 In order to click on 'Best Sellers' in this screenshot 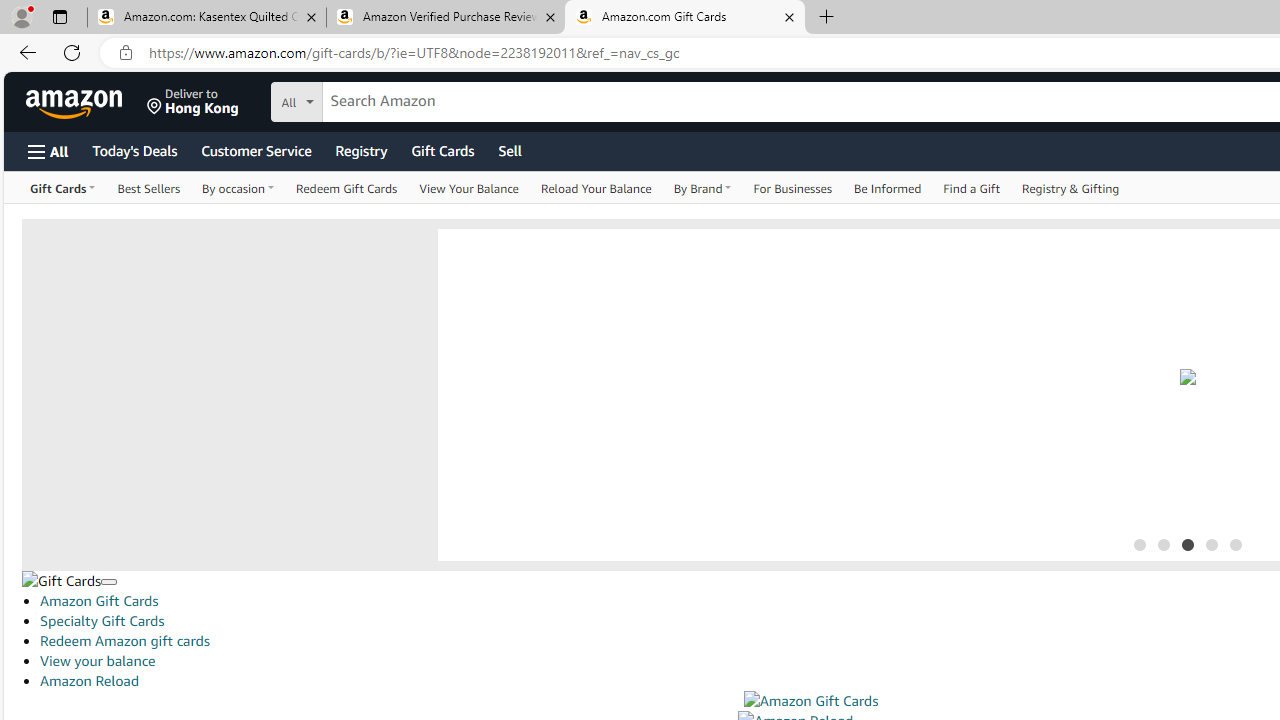, I will do `click(148, 187)`.